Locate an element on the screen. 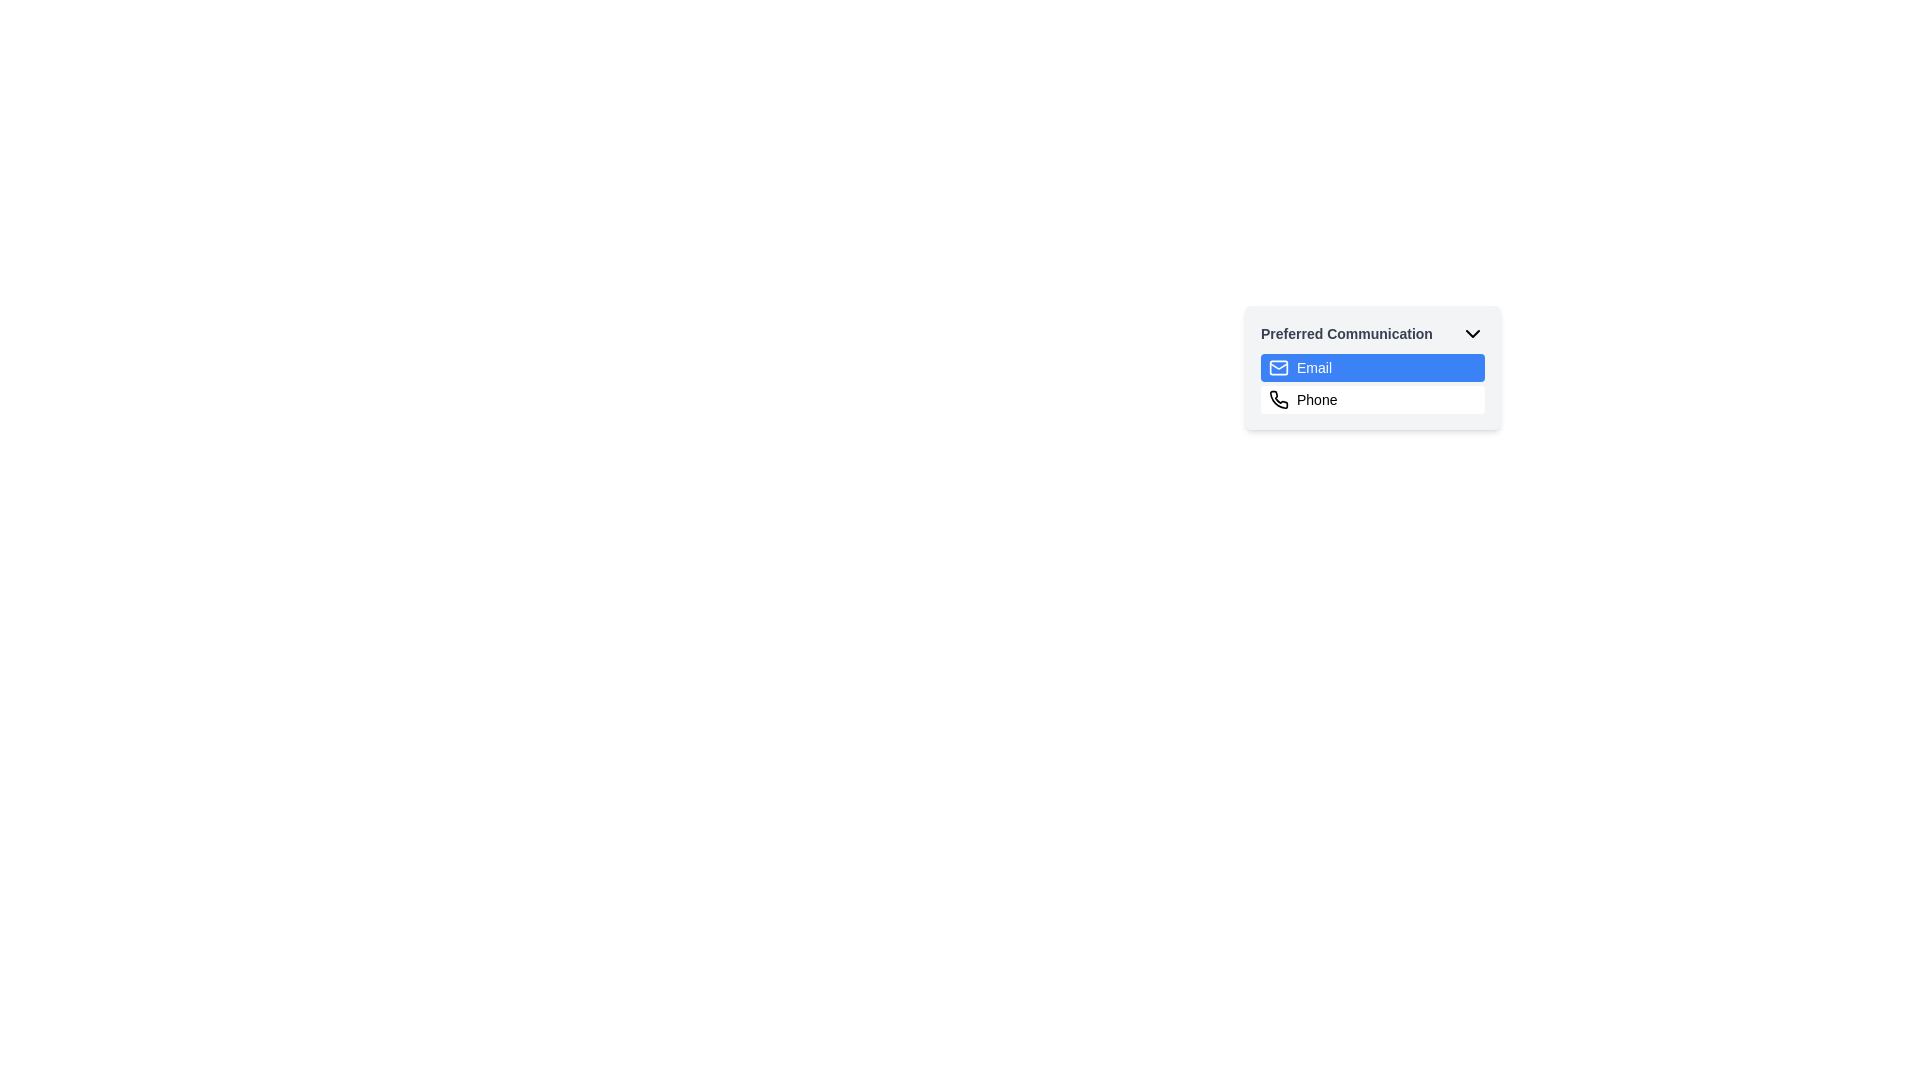 The image size is (1920, 1080). the black phone icon located on the right side of the dropdown menu under 'Preferred Communication', adjacent to the 'Phone' text label is located at coordinates (1278, 399).